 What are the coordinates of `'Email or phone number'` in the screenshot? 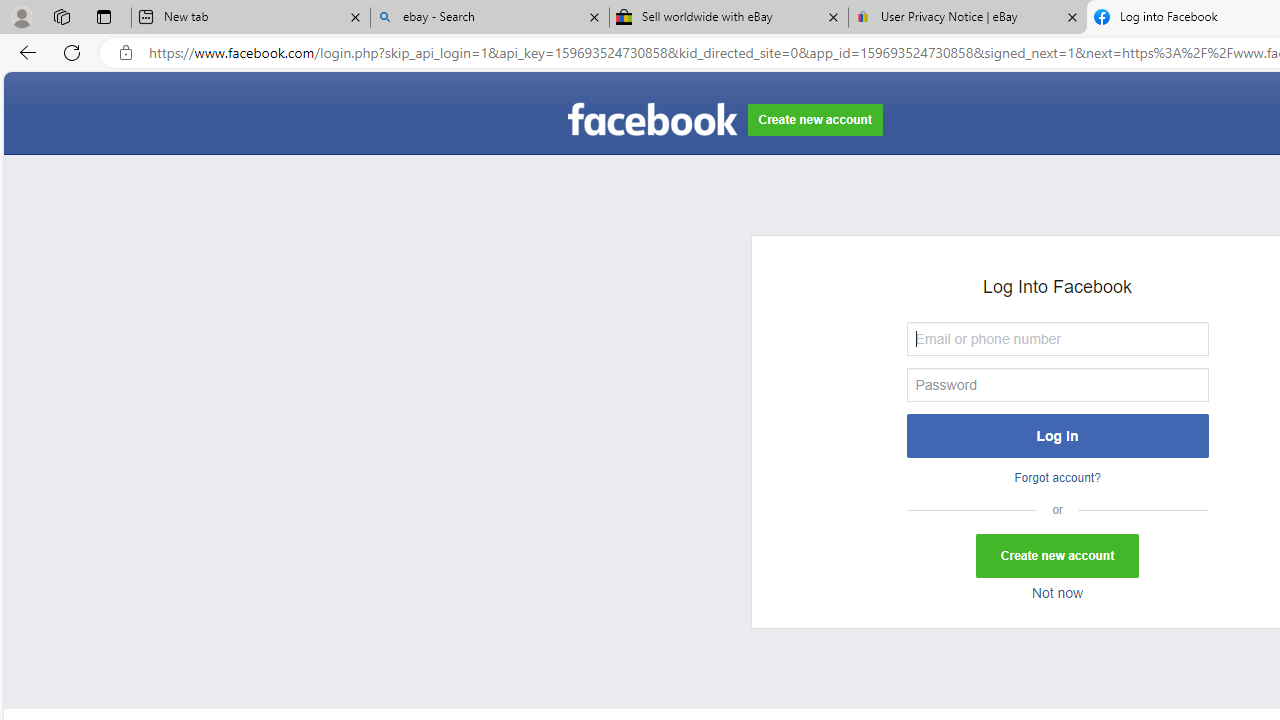 It's located at (1056, 337).